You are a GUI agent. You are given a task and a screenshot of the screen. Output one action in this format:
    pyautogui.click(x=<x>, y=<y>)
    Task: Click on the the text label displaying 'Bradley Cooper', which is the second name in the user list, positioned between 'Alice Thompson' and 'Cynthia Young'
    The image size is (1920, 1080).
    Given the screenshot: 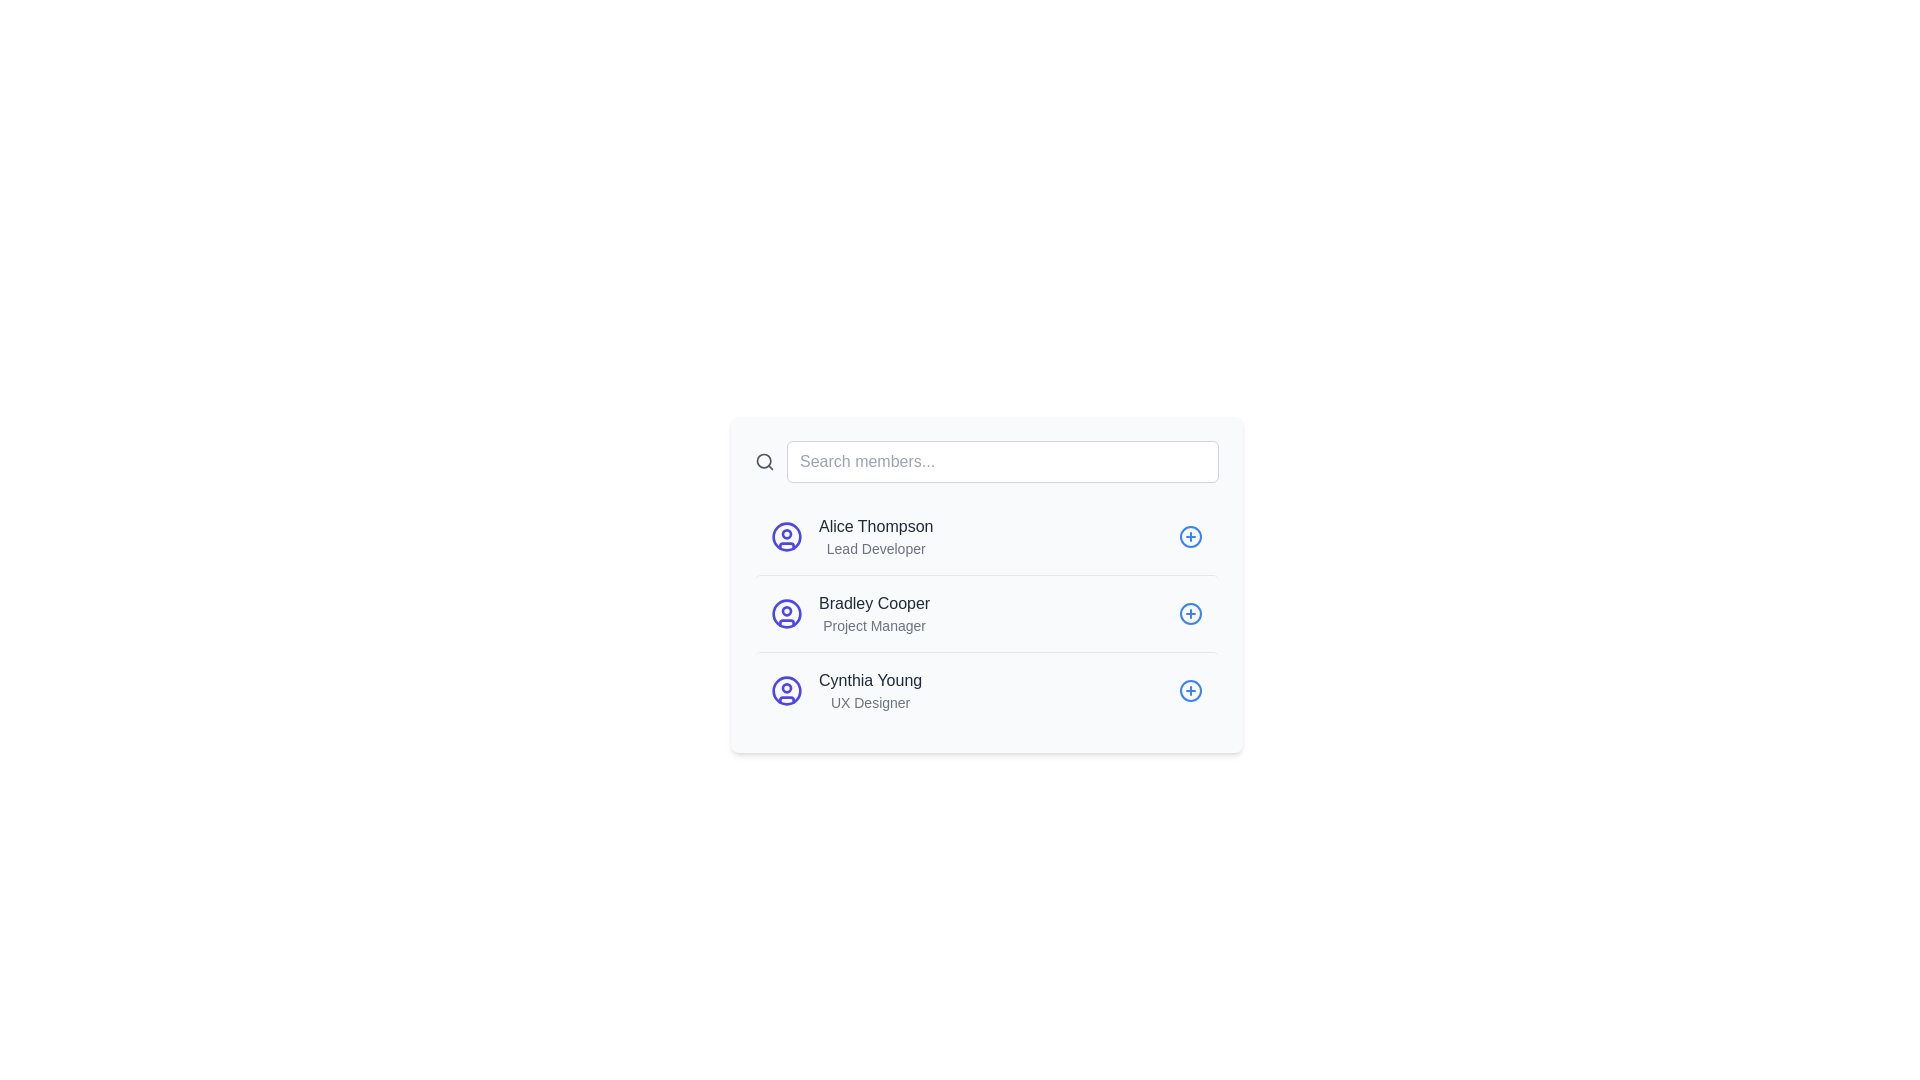 What is the action you would take?
    pyautogui.click(x=874, y=603)
    